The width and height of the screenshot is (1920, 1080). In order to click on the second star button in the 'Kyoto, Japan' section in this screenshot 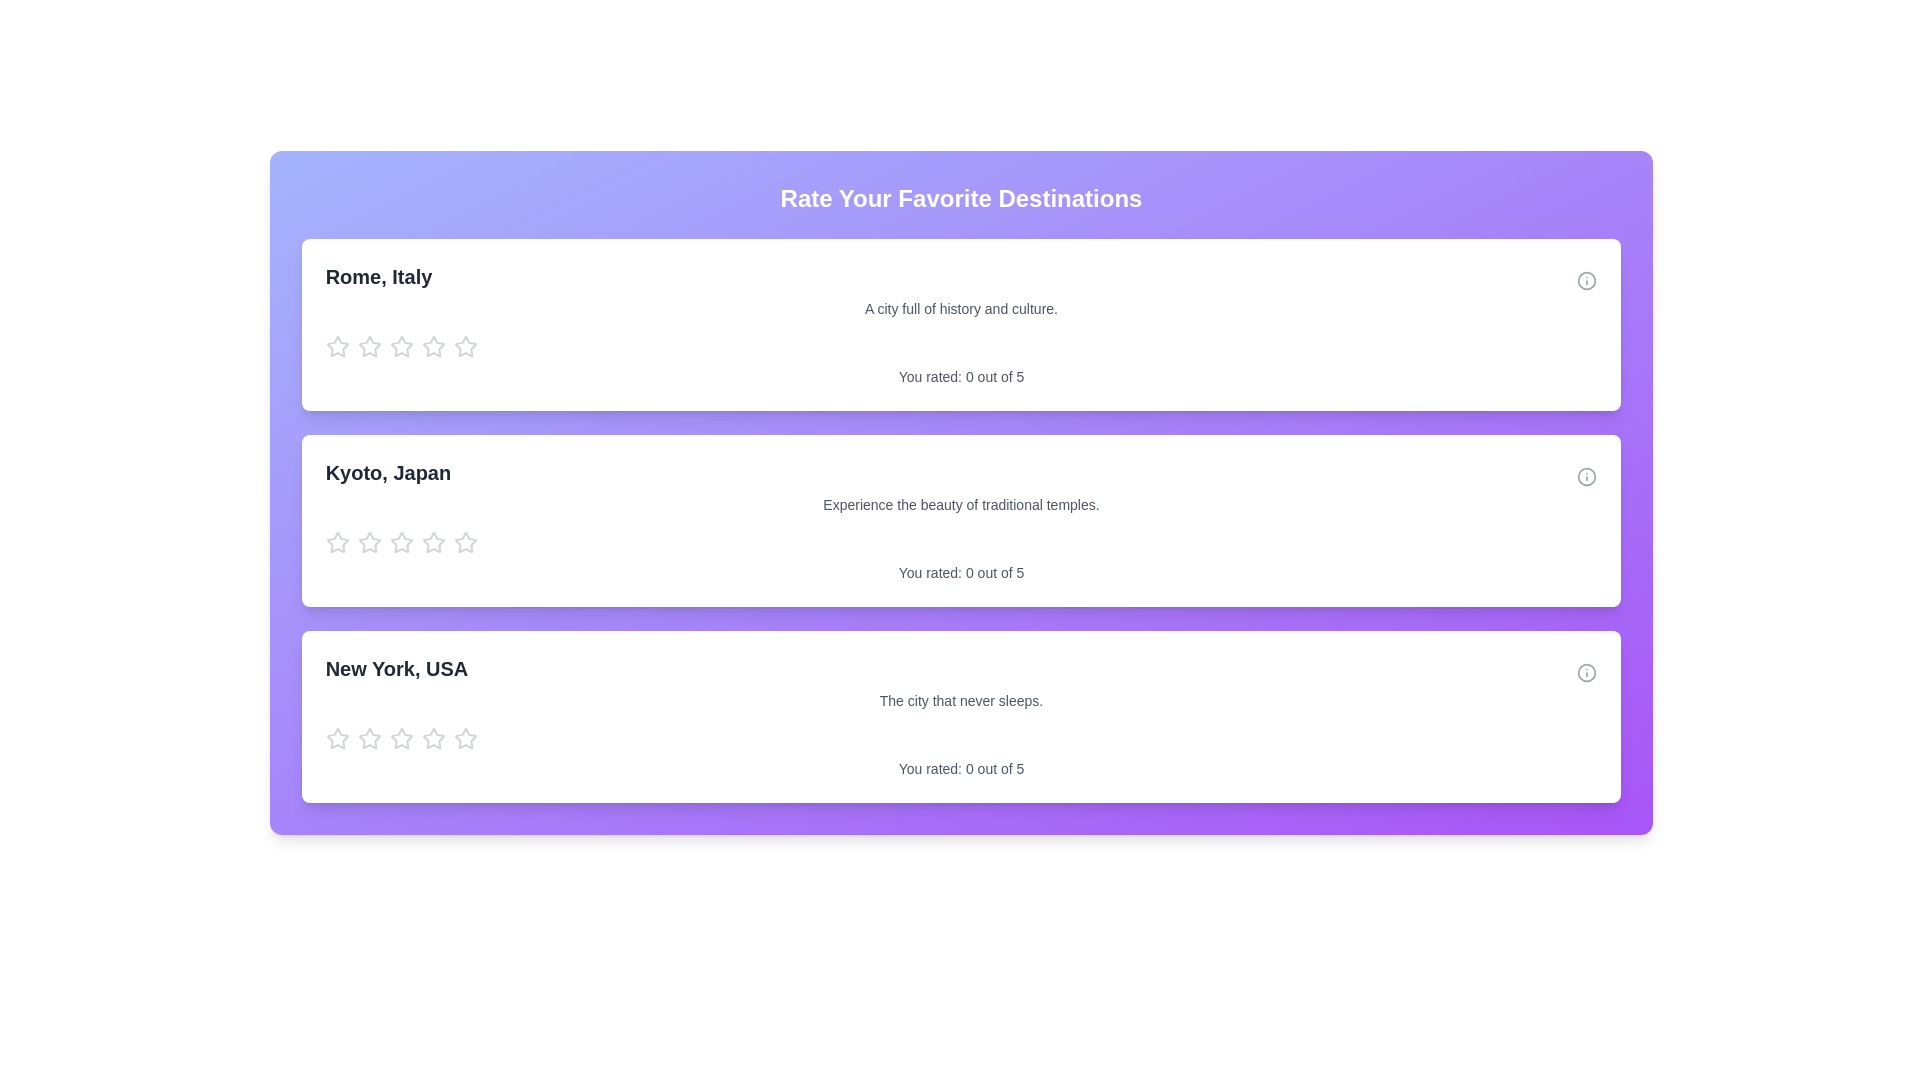, I will do `click(432, 542)`.